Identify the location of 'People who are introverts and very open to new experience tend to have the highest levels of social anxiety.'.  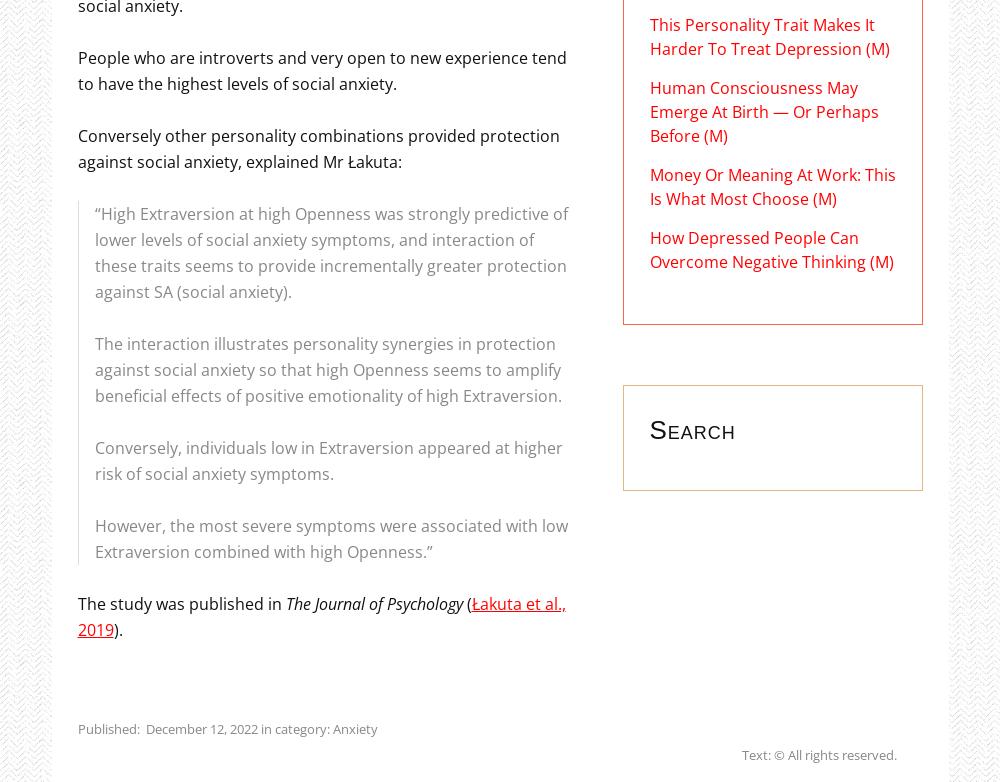
(320, 69).